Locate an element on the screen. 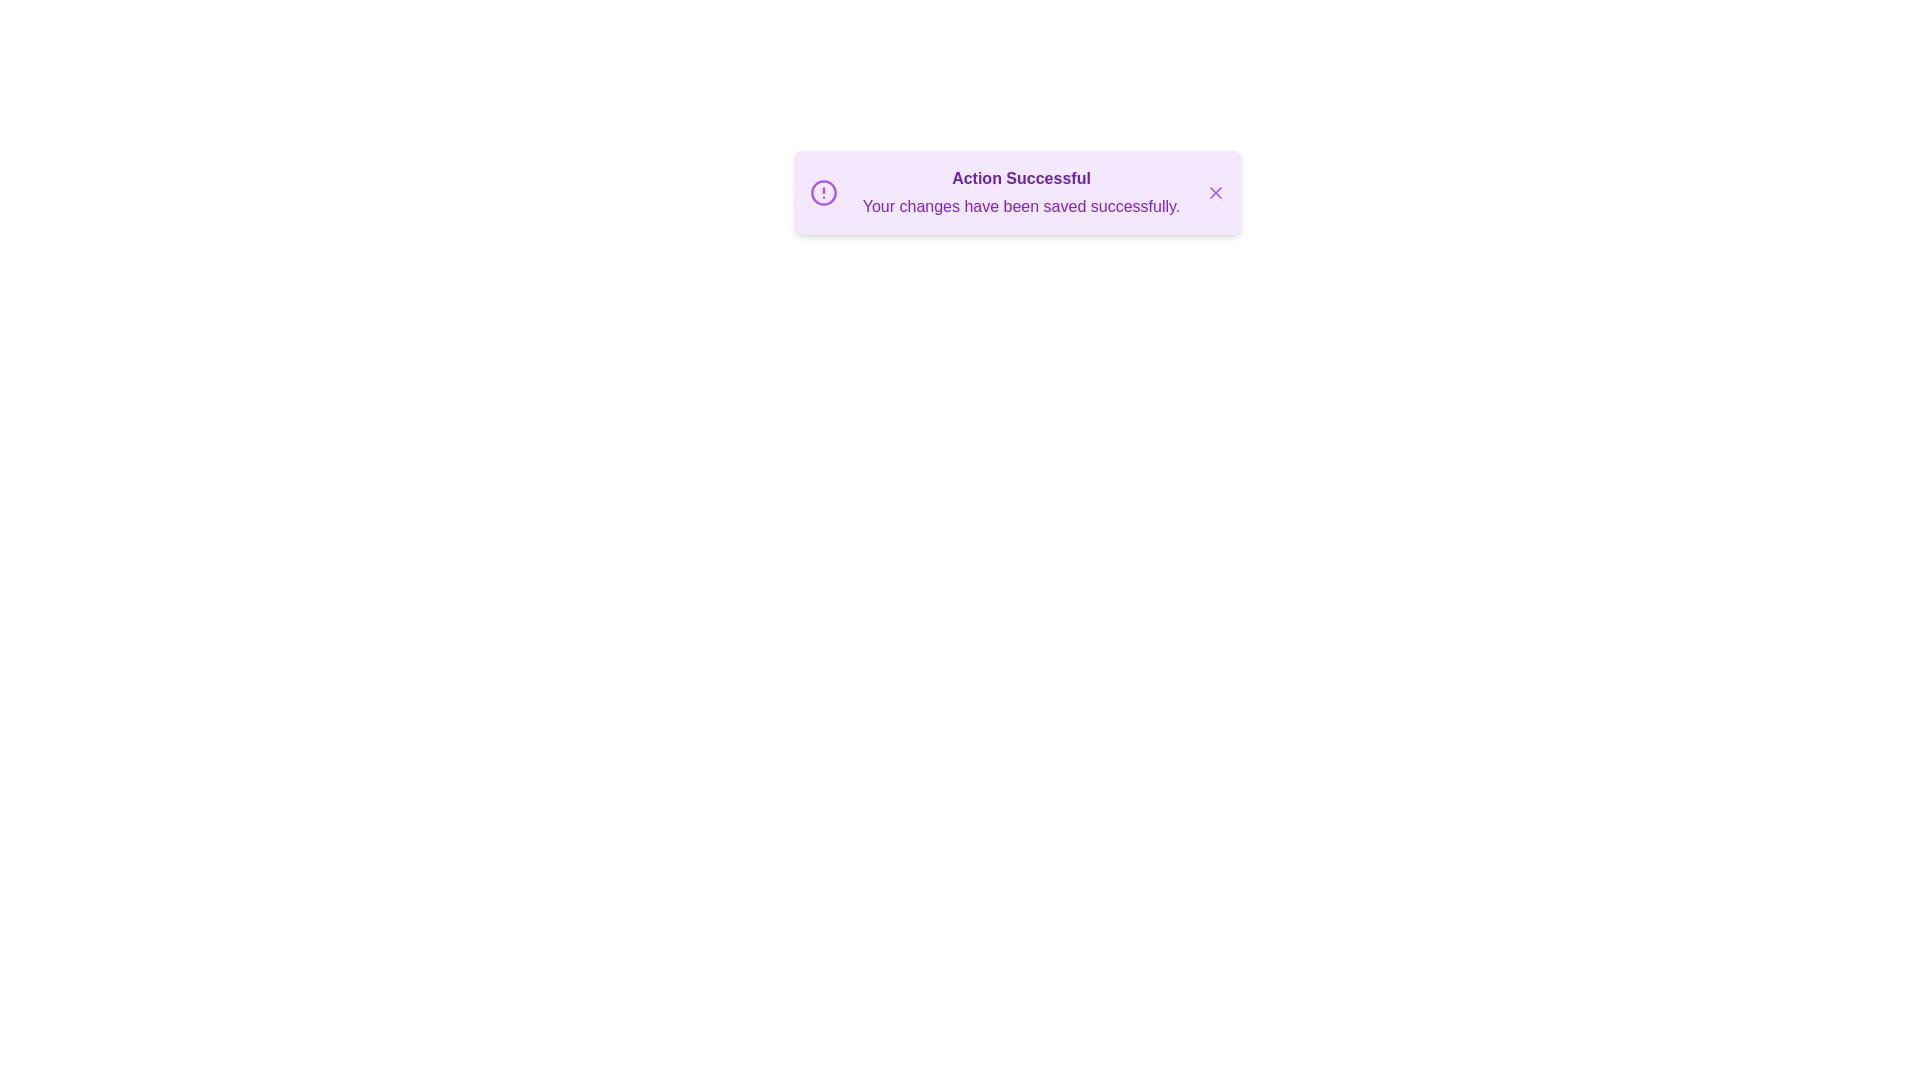  the close button to dismiss the alert is located at coordinates (1214, 192).